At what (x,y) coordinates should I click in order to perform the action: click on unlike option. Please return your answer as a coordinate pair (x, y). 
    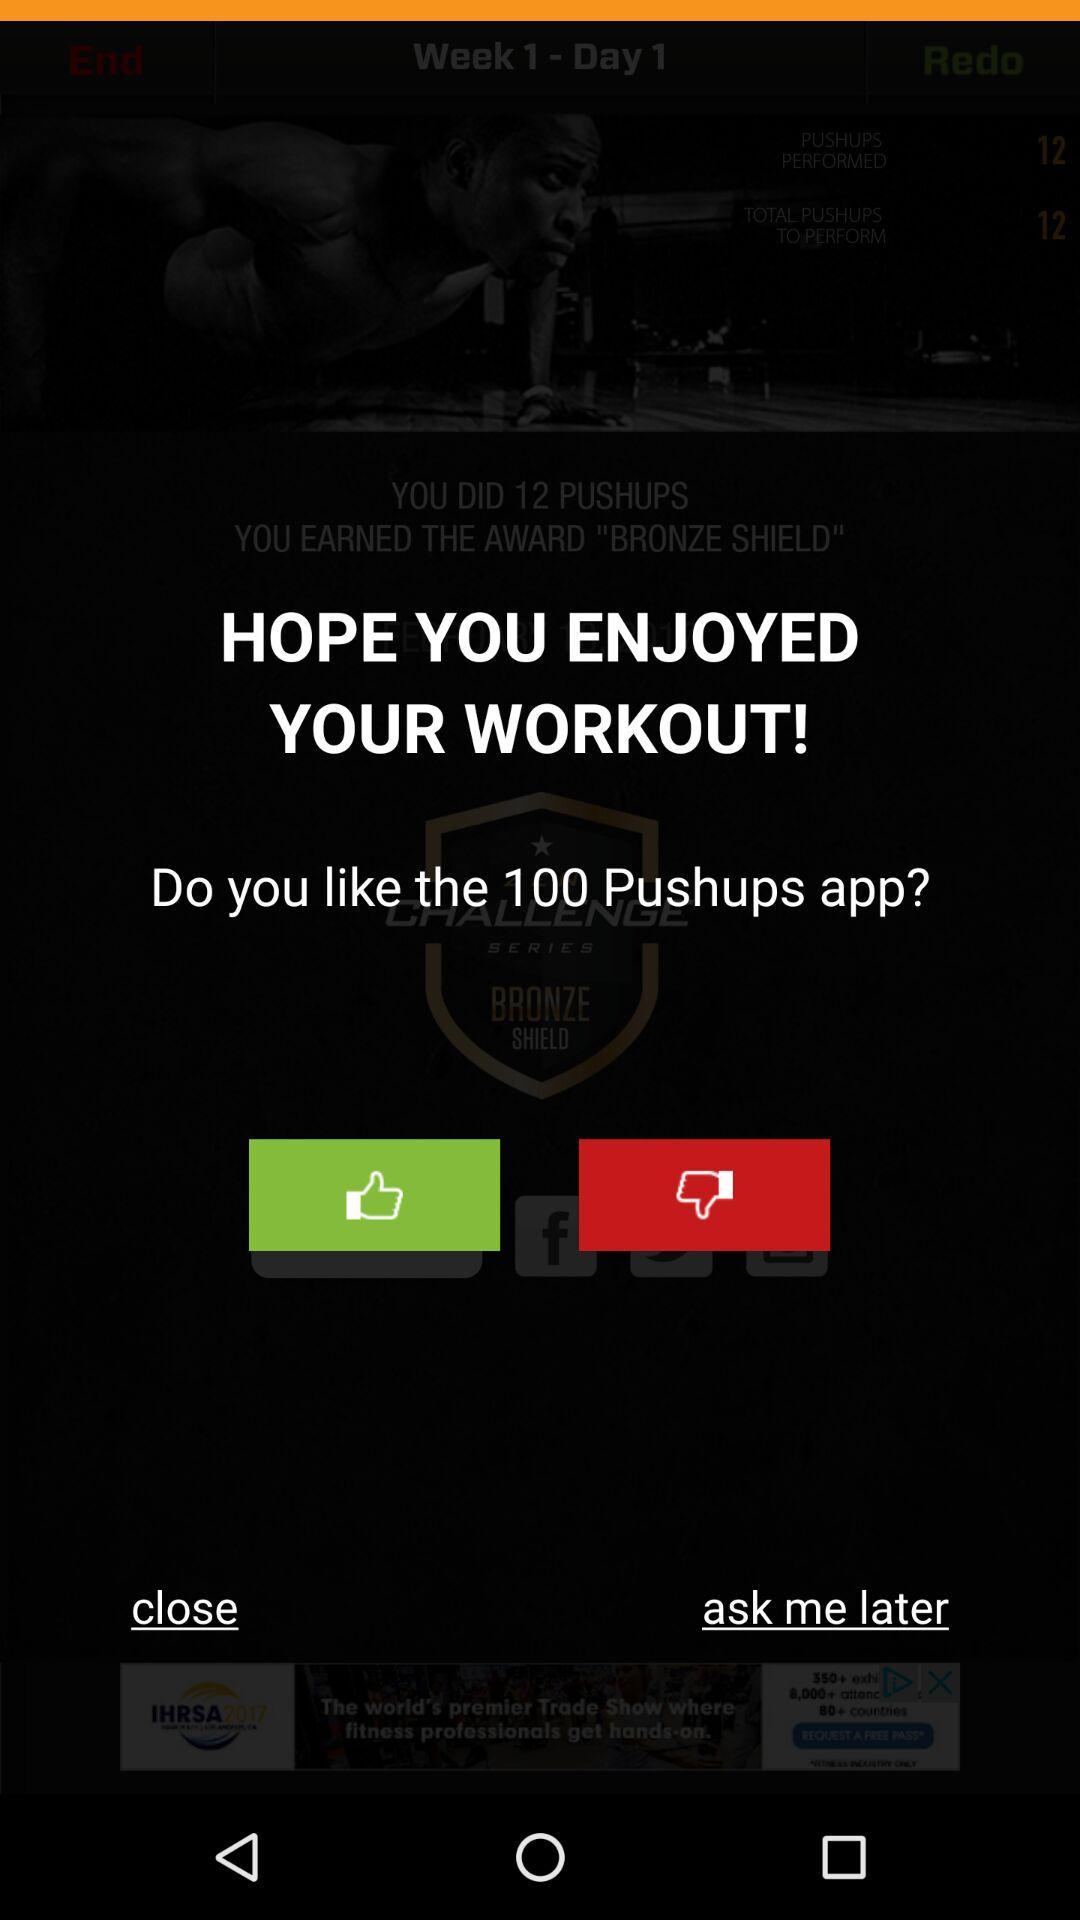
    Looking at the image, I should click on (703, 1195).